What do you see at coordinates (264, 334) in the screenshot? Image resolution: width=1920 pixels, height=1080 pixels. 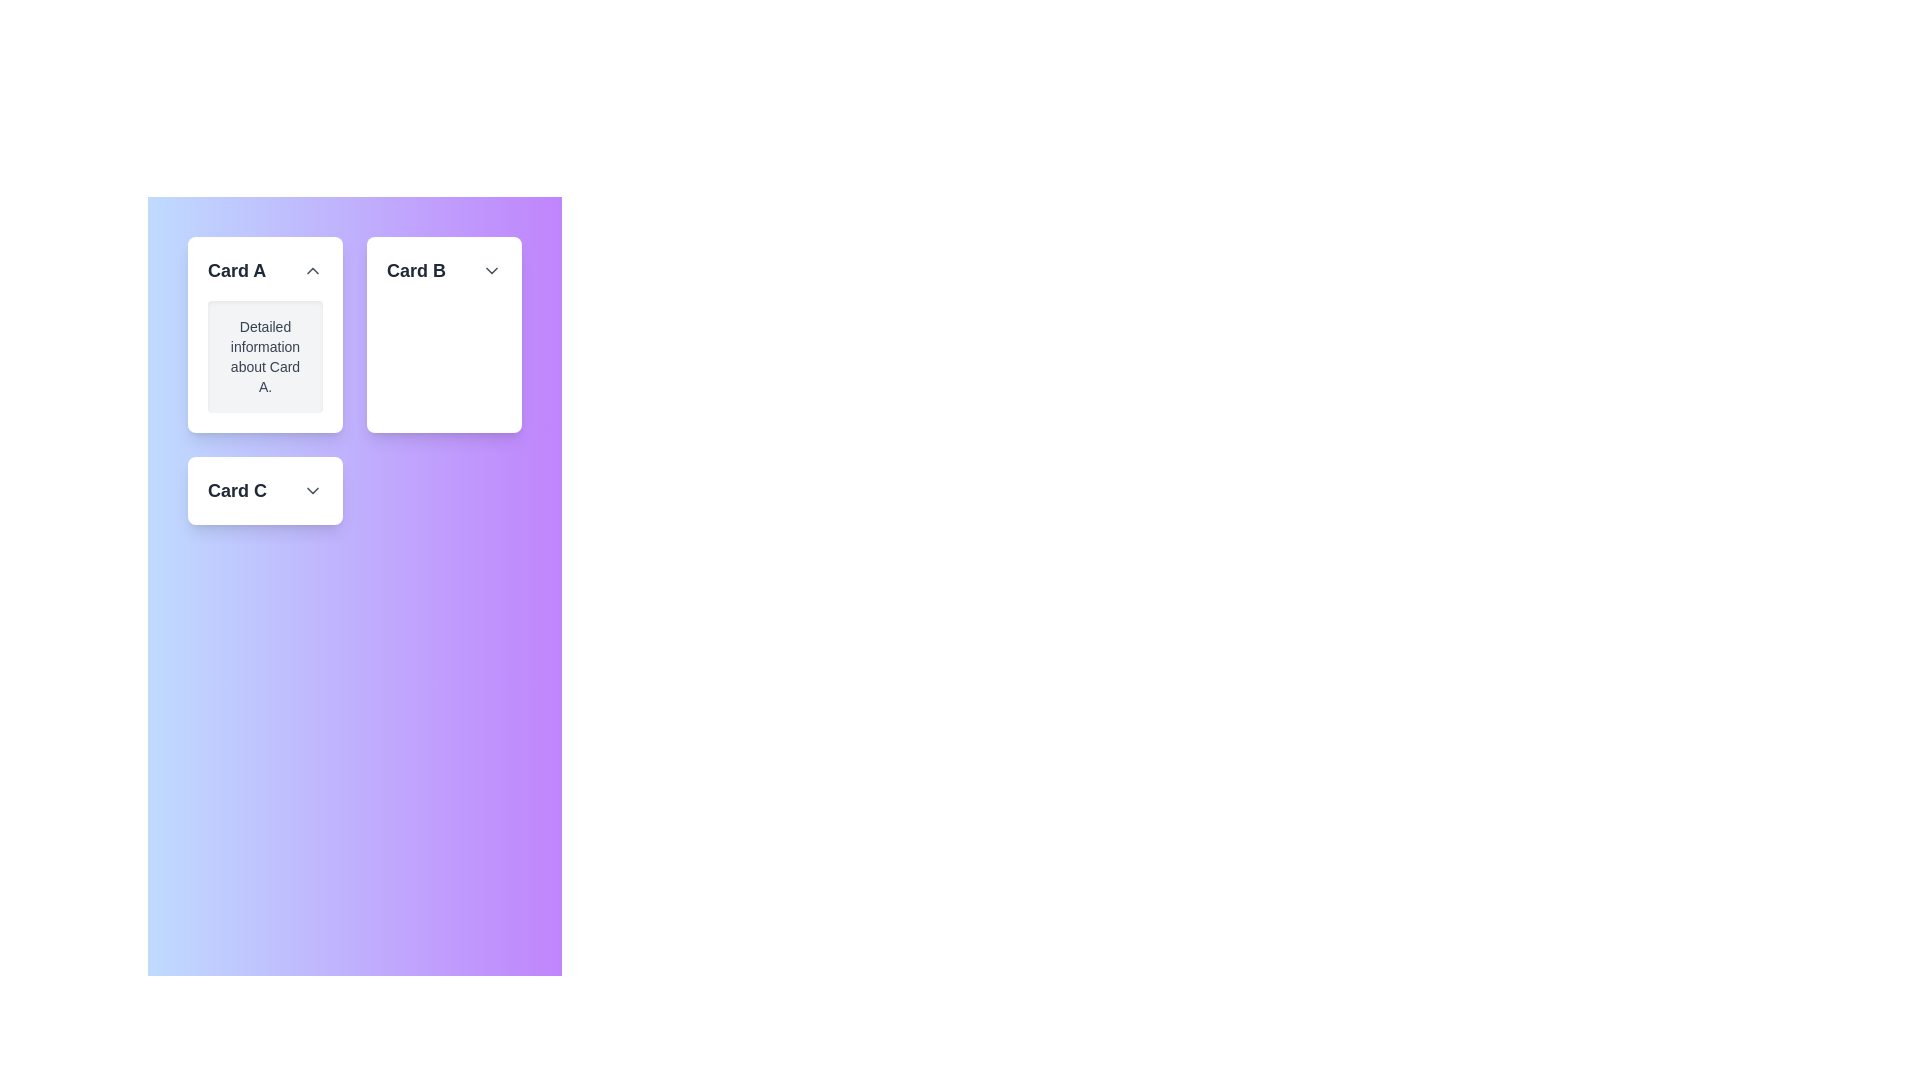 I see `details of the Card component displaying information about 'Card A', which is located in the top-left corner of the grid layout` at bounding box center [264, 334].